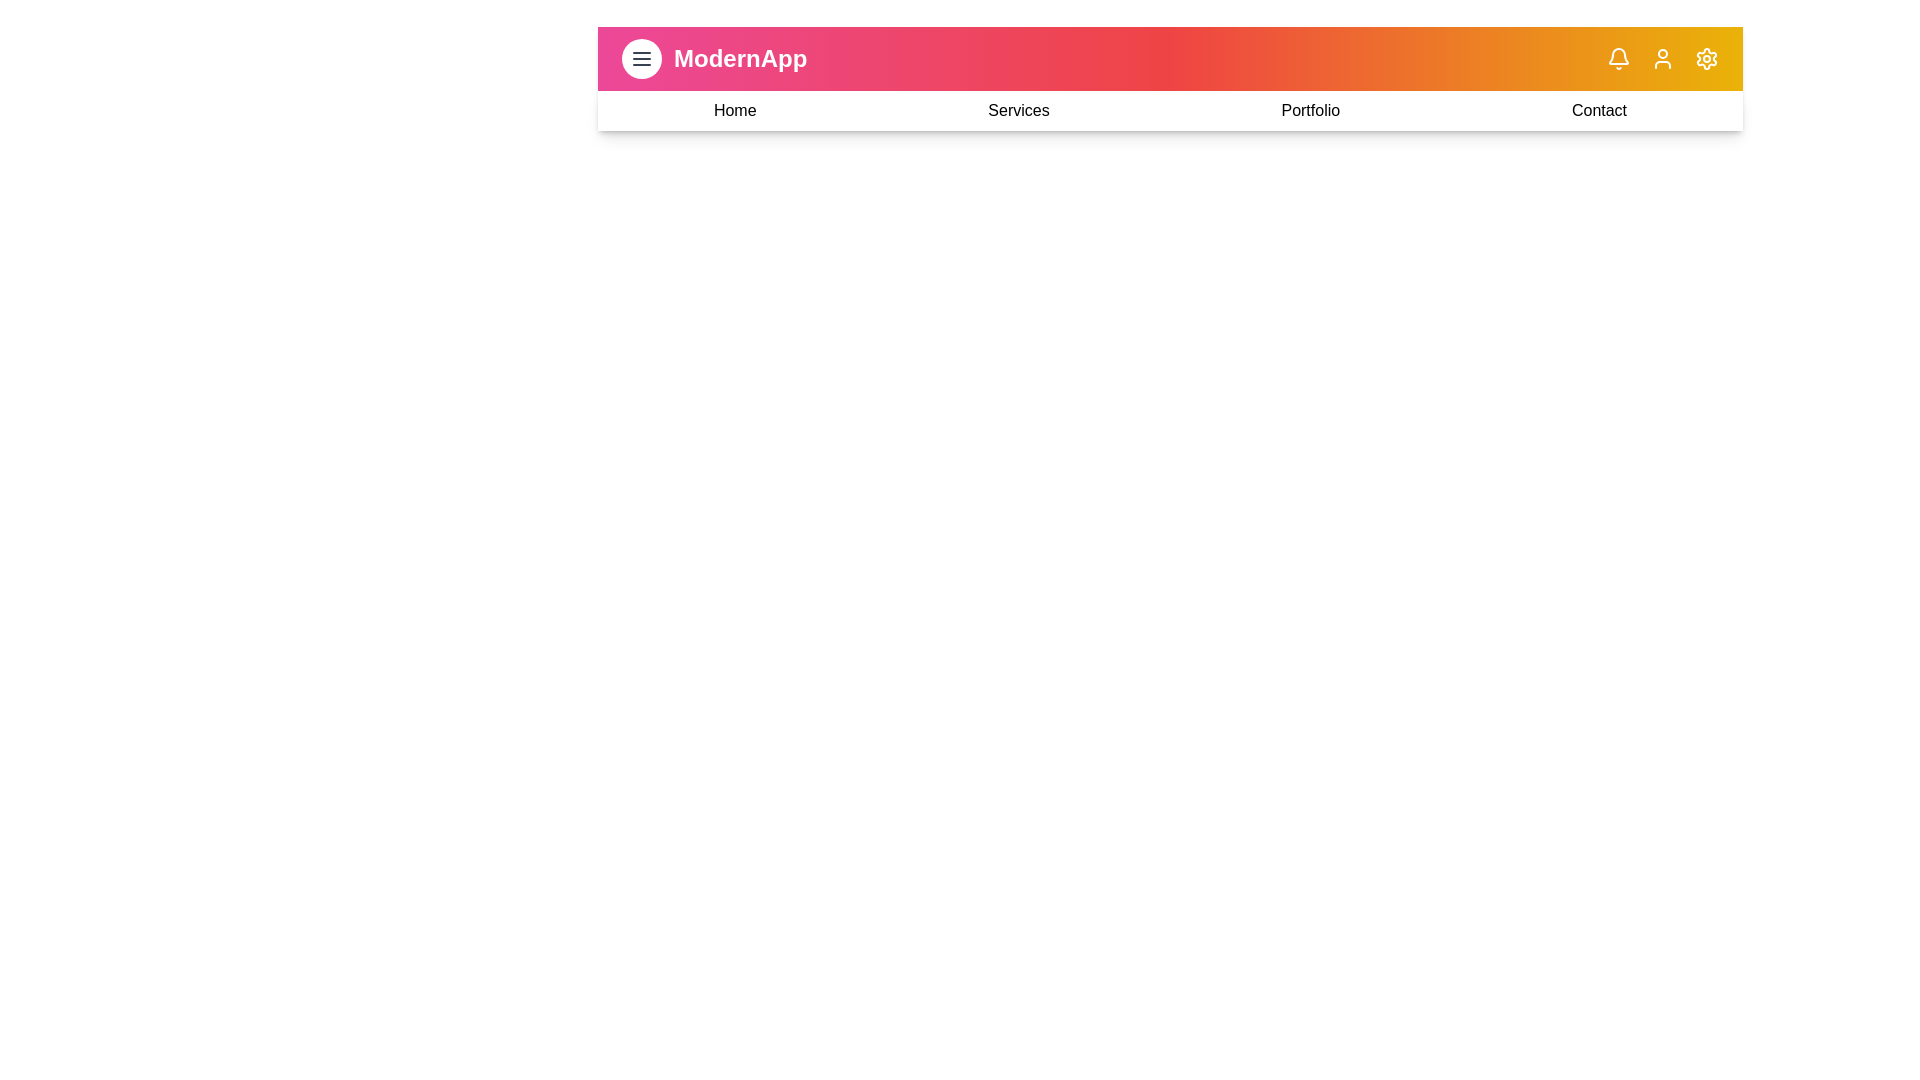  I want to click on the navigation link to navigate to the Contact section, so click(1597, 111).